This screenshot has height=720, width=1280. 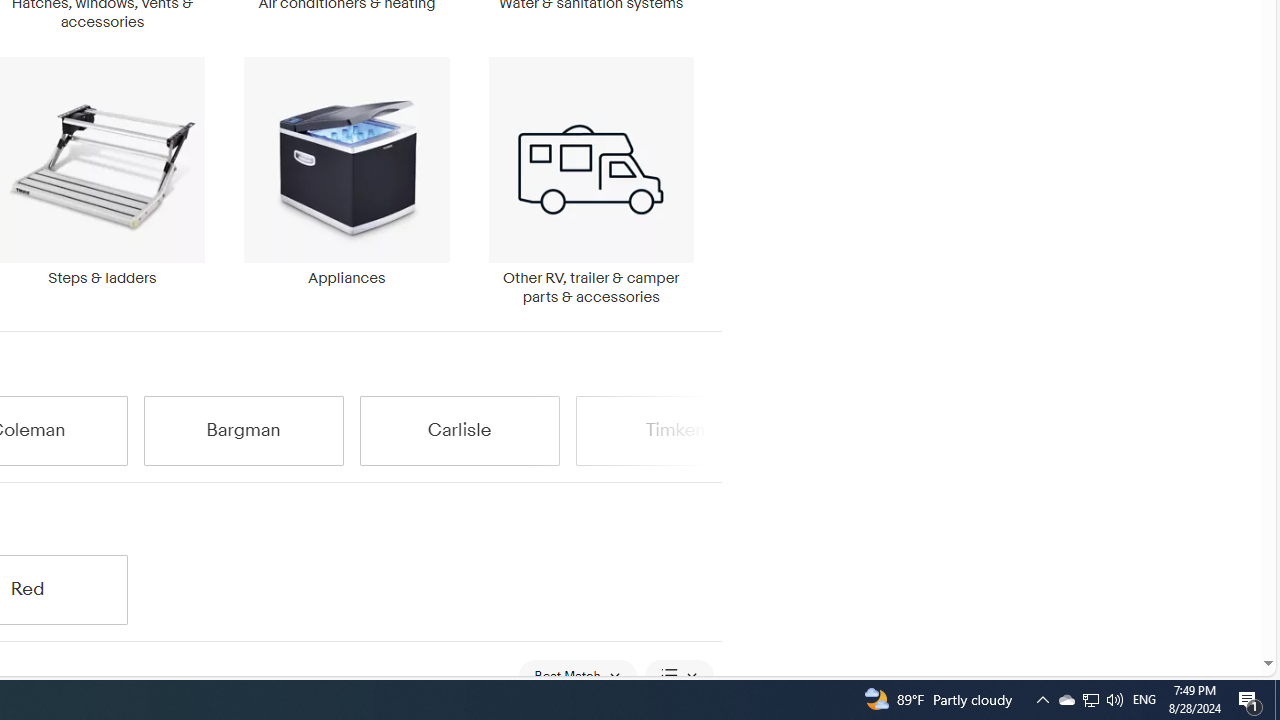 I want to click on 'Bargman', so click(x=242, y=429).